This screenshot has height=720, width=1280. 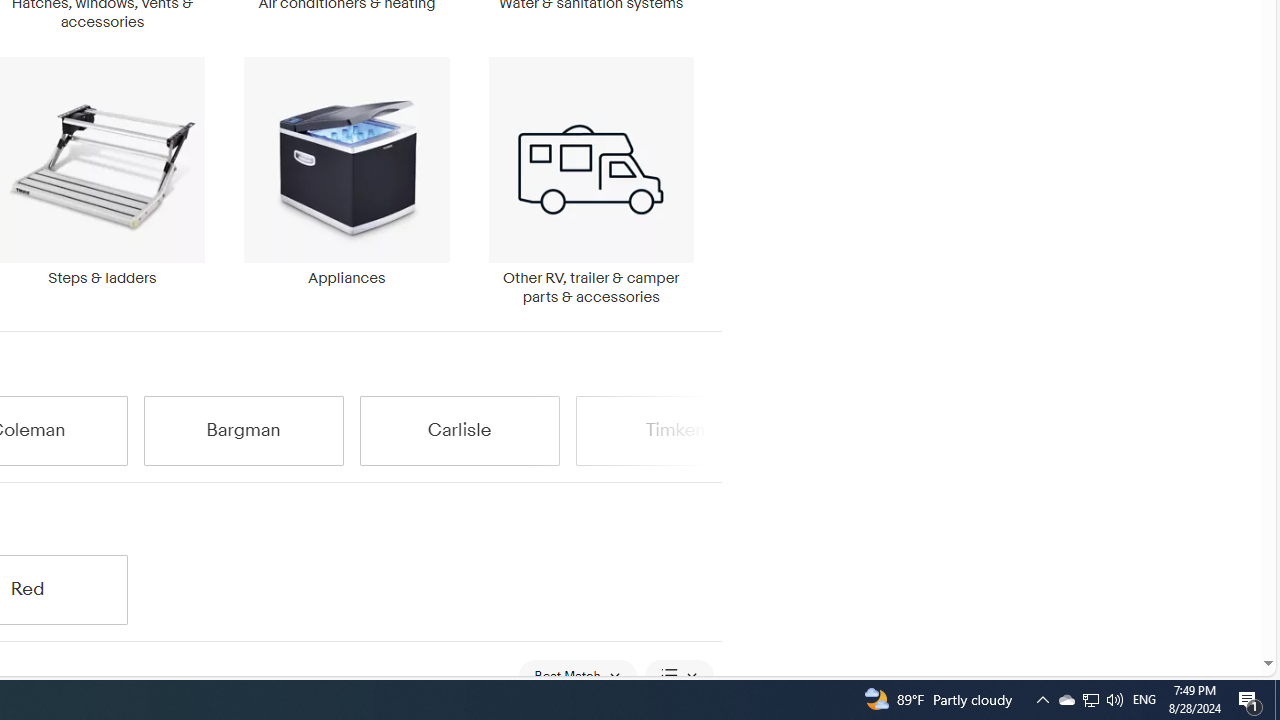 I want to click on 'Bargman', so click(x=242, y=429).